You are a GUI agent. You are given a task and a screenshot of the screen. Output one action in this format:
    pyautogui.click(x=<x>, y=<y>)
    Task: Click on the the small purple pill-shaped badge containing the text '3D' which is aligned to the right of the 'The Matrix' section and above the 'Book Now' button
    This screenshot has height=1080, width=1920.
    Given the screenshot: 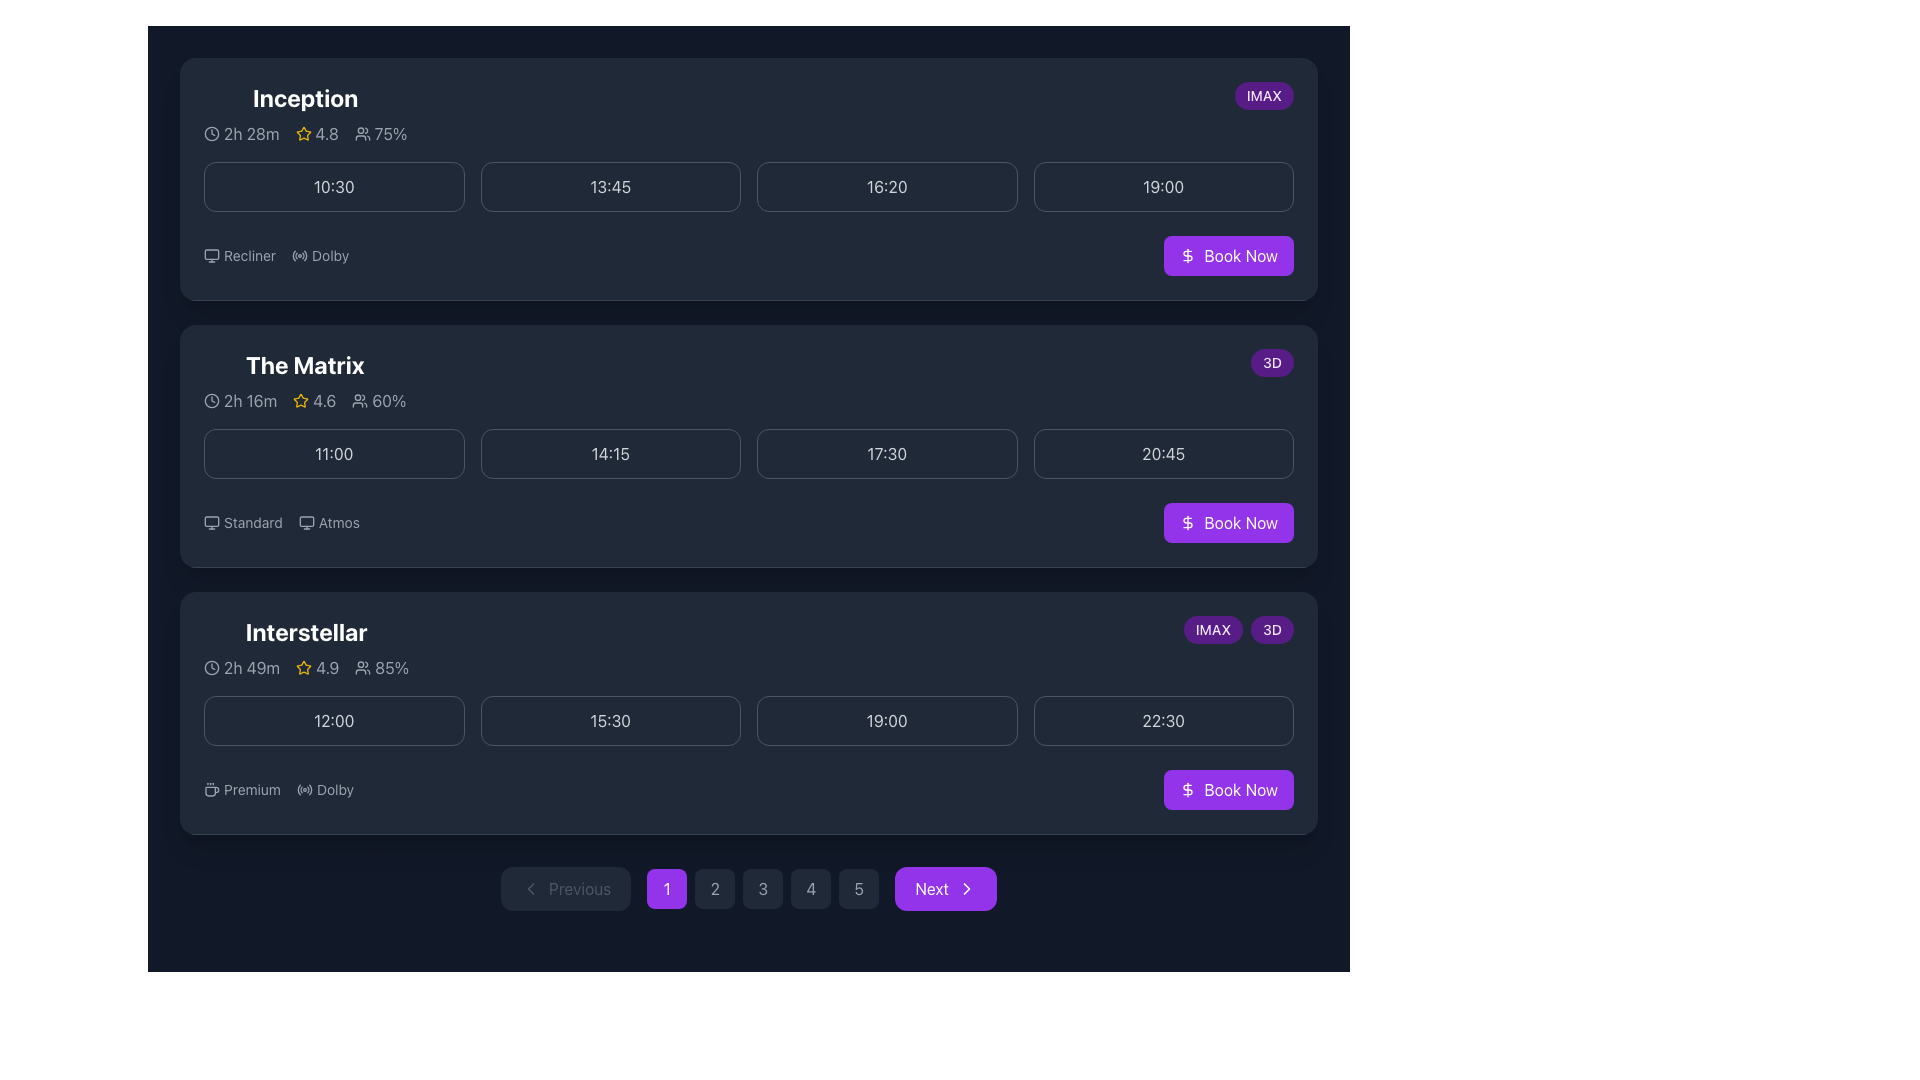 What is the action you would take?
    pyautogui.click(x=1271, y=362)
    